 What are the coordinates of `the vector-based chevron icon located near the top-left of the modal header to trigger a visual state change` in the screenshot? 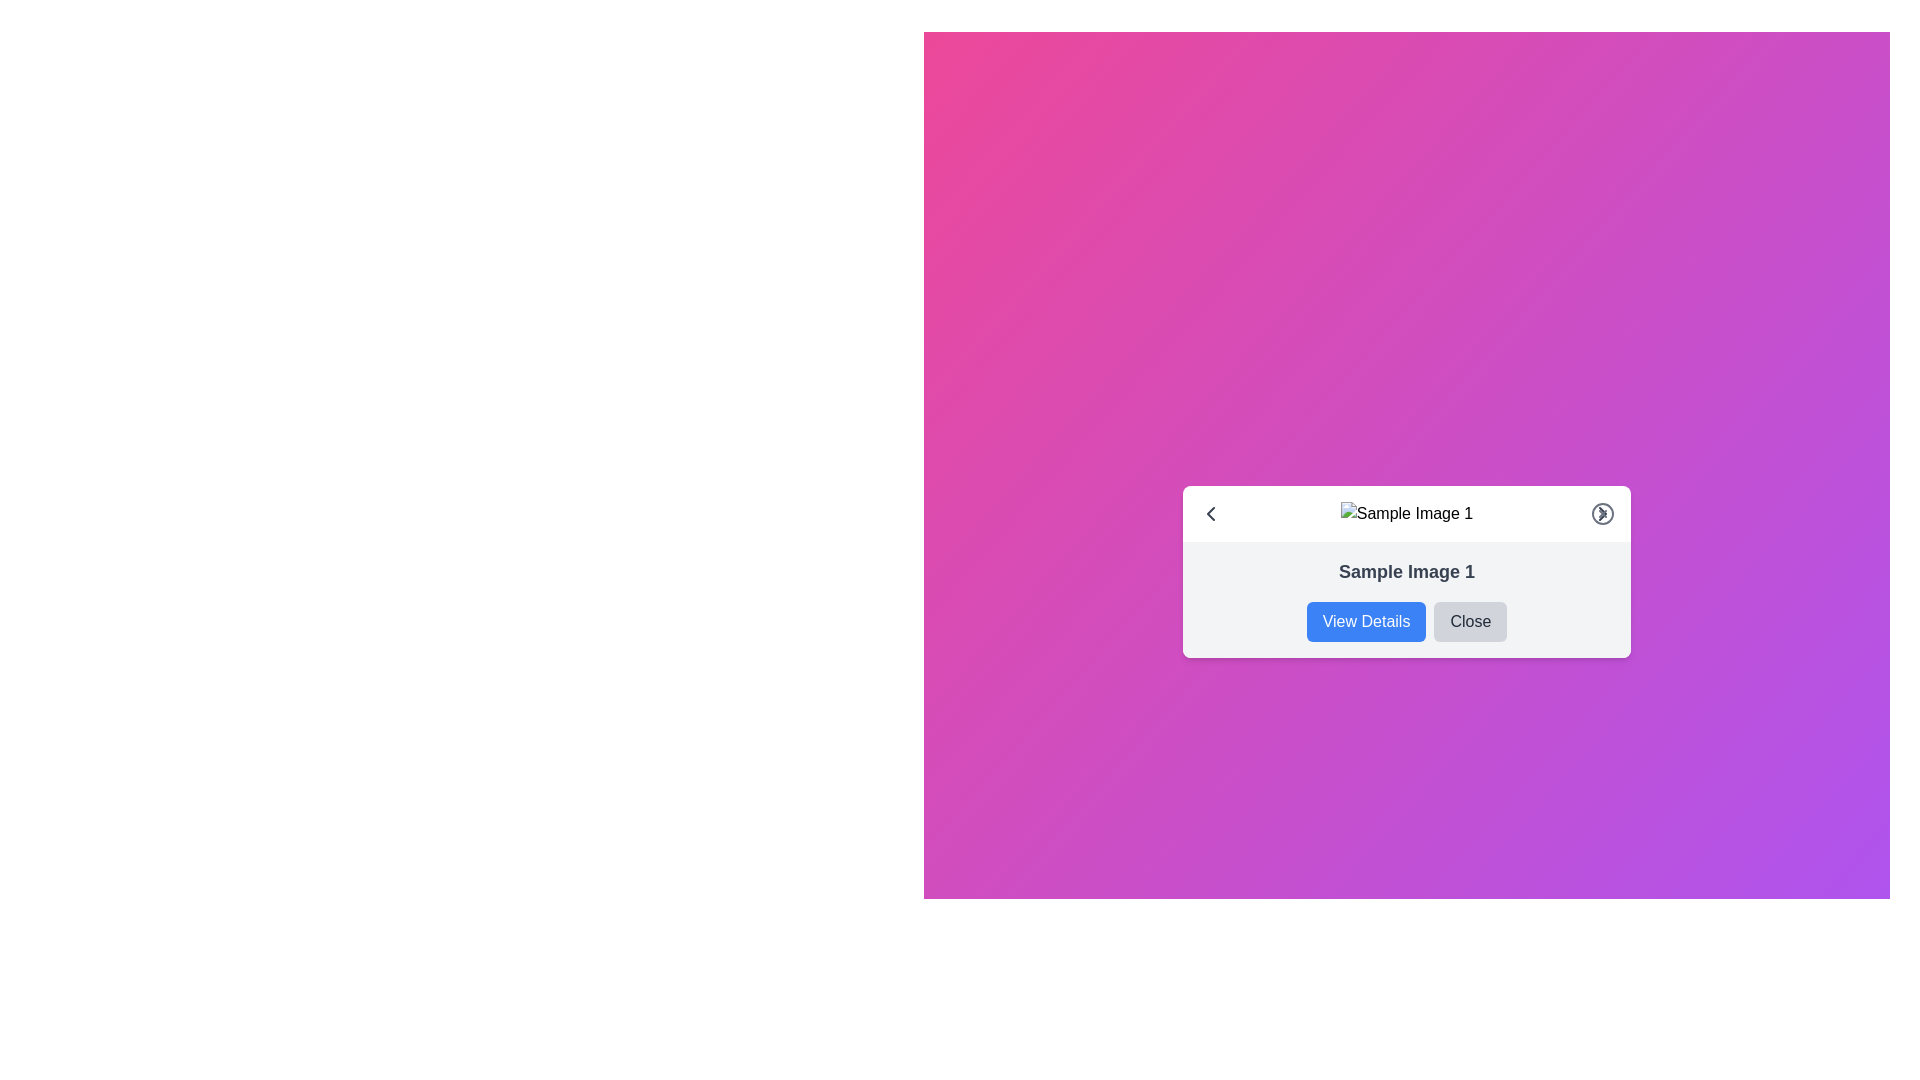 It's located at (1209, 512).